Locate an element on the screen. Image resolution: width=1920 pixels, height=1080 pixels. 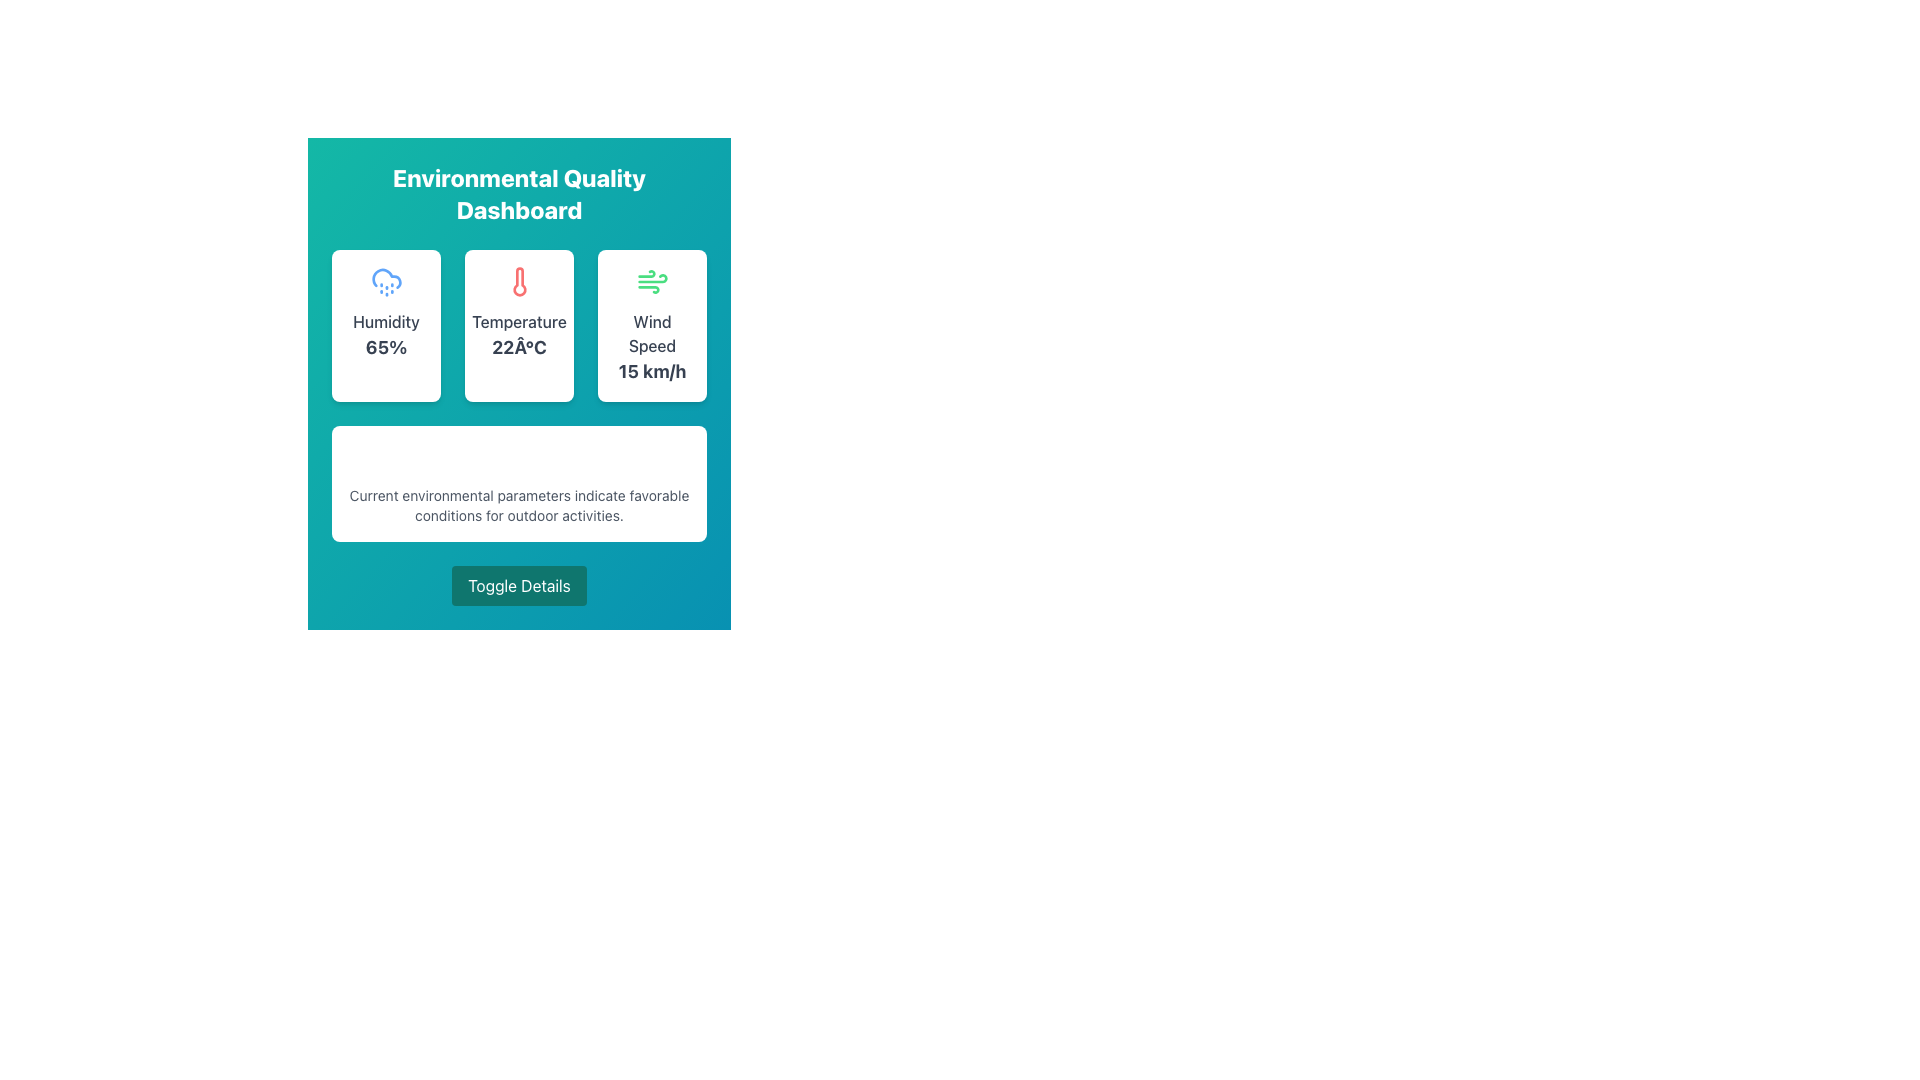
the green wind icon representing wind speed, located in the top-right quadrant of the dashboard, within the 'Wind Speed' card is located at coordinates (652, 281).